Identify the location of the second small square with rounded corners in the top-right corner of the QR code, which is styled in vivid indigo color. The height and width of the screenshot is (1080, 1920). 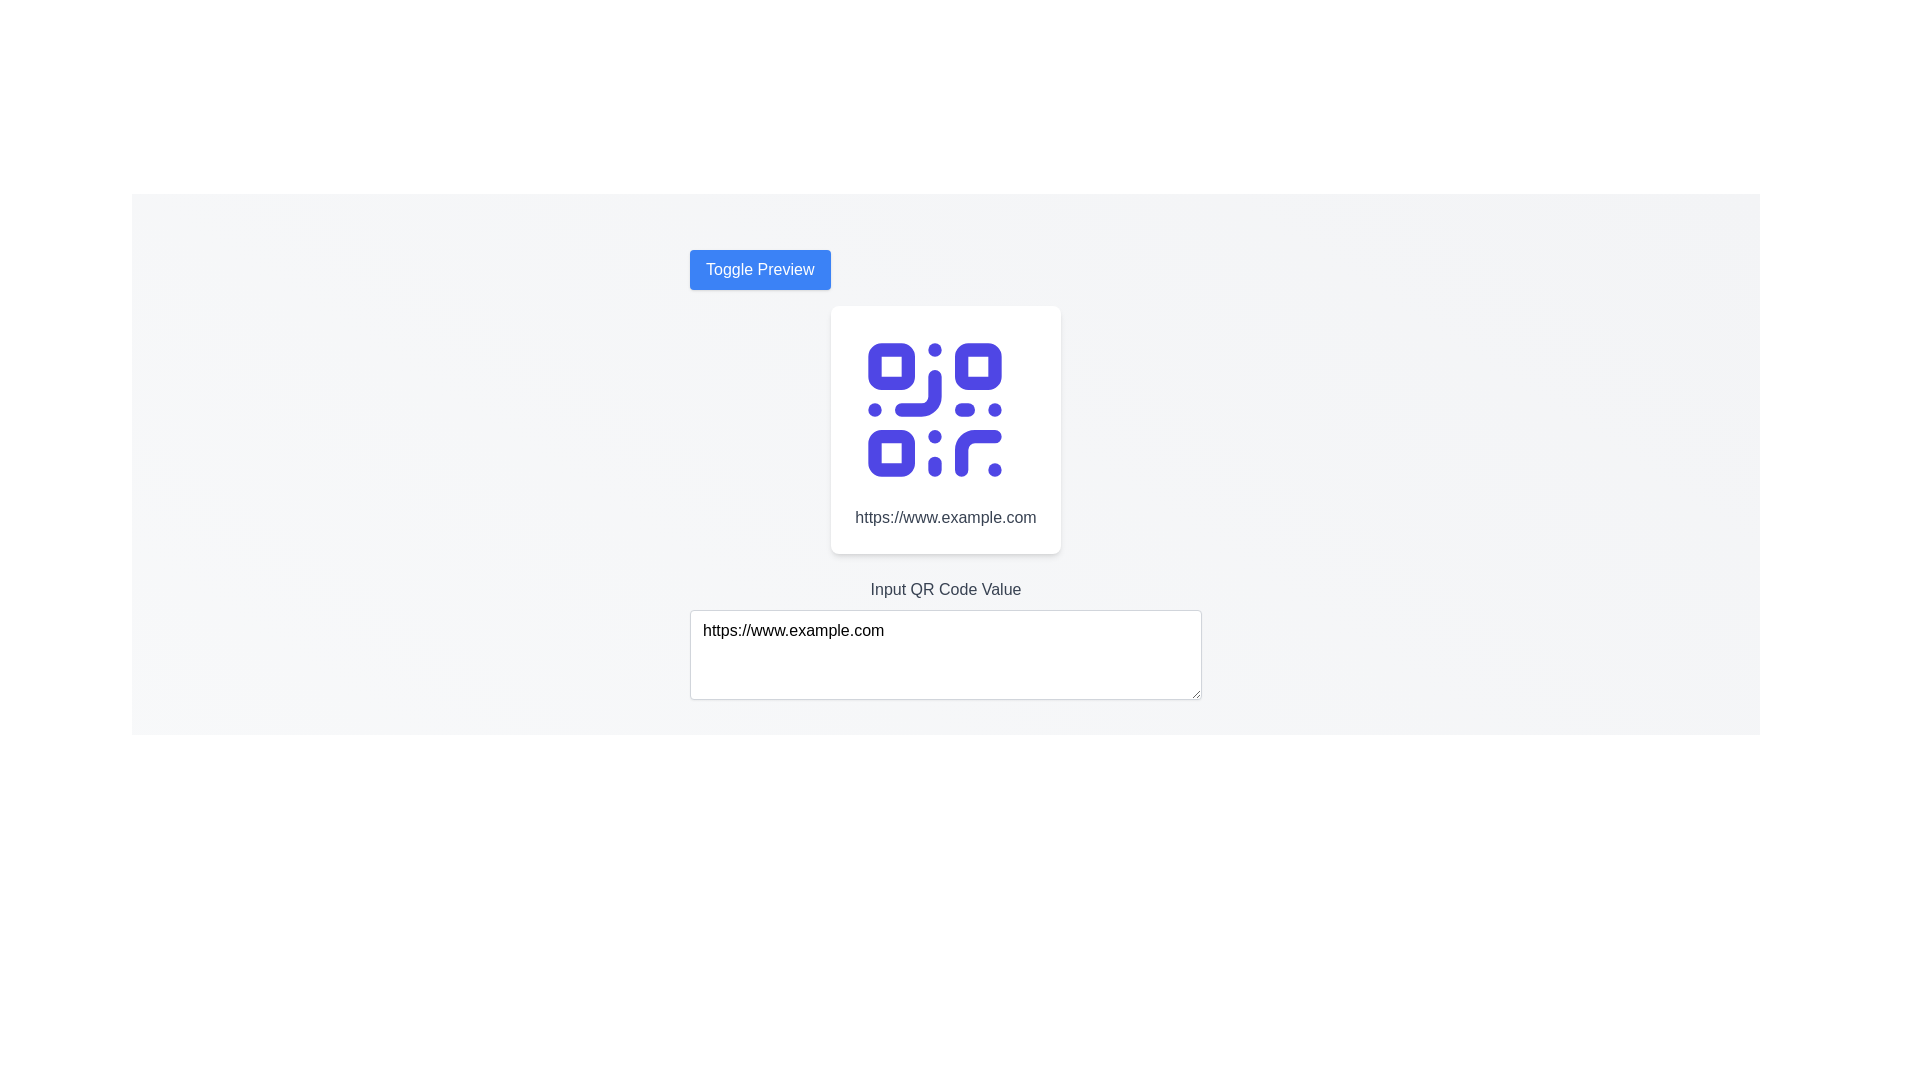
(978, 366).